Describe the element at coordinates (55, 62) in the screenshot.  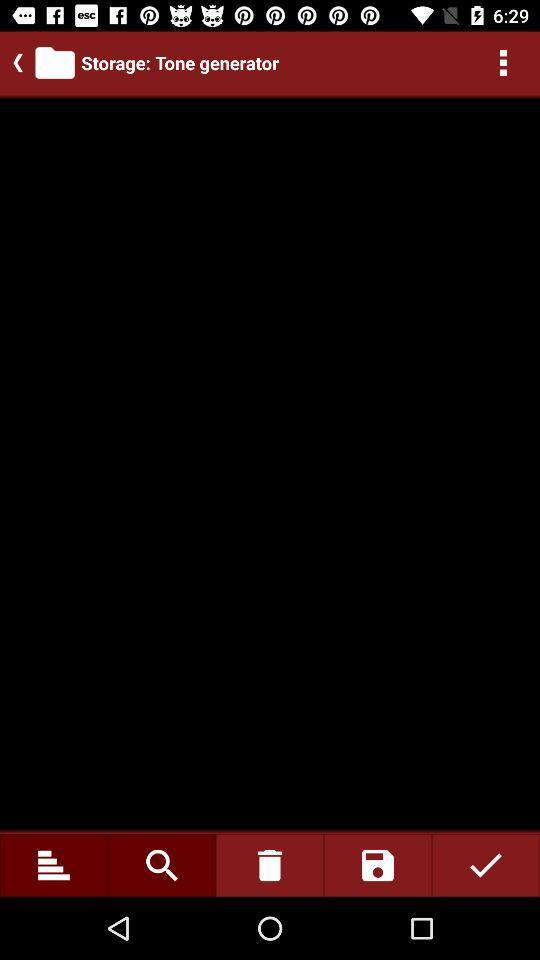
I see `the folder icon` at that location.